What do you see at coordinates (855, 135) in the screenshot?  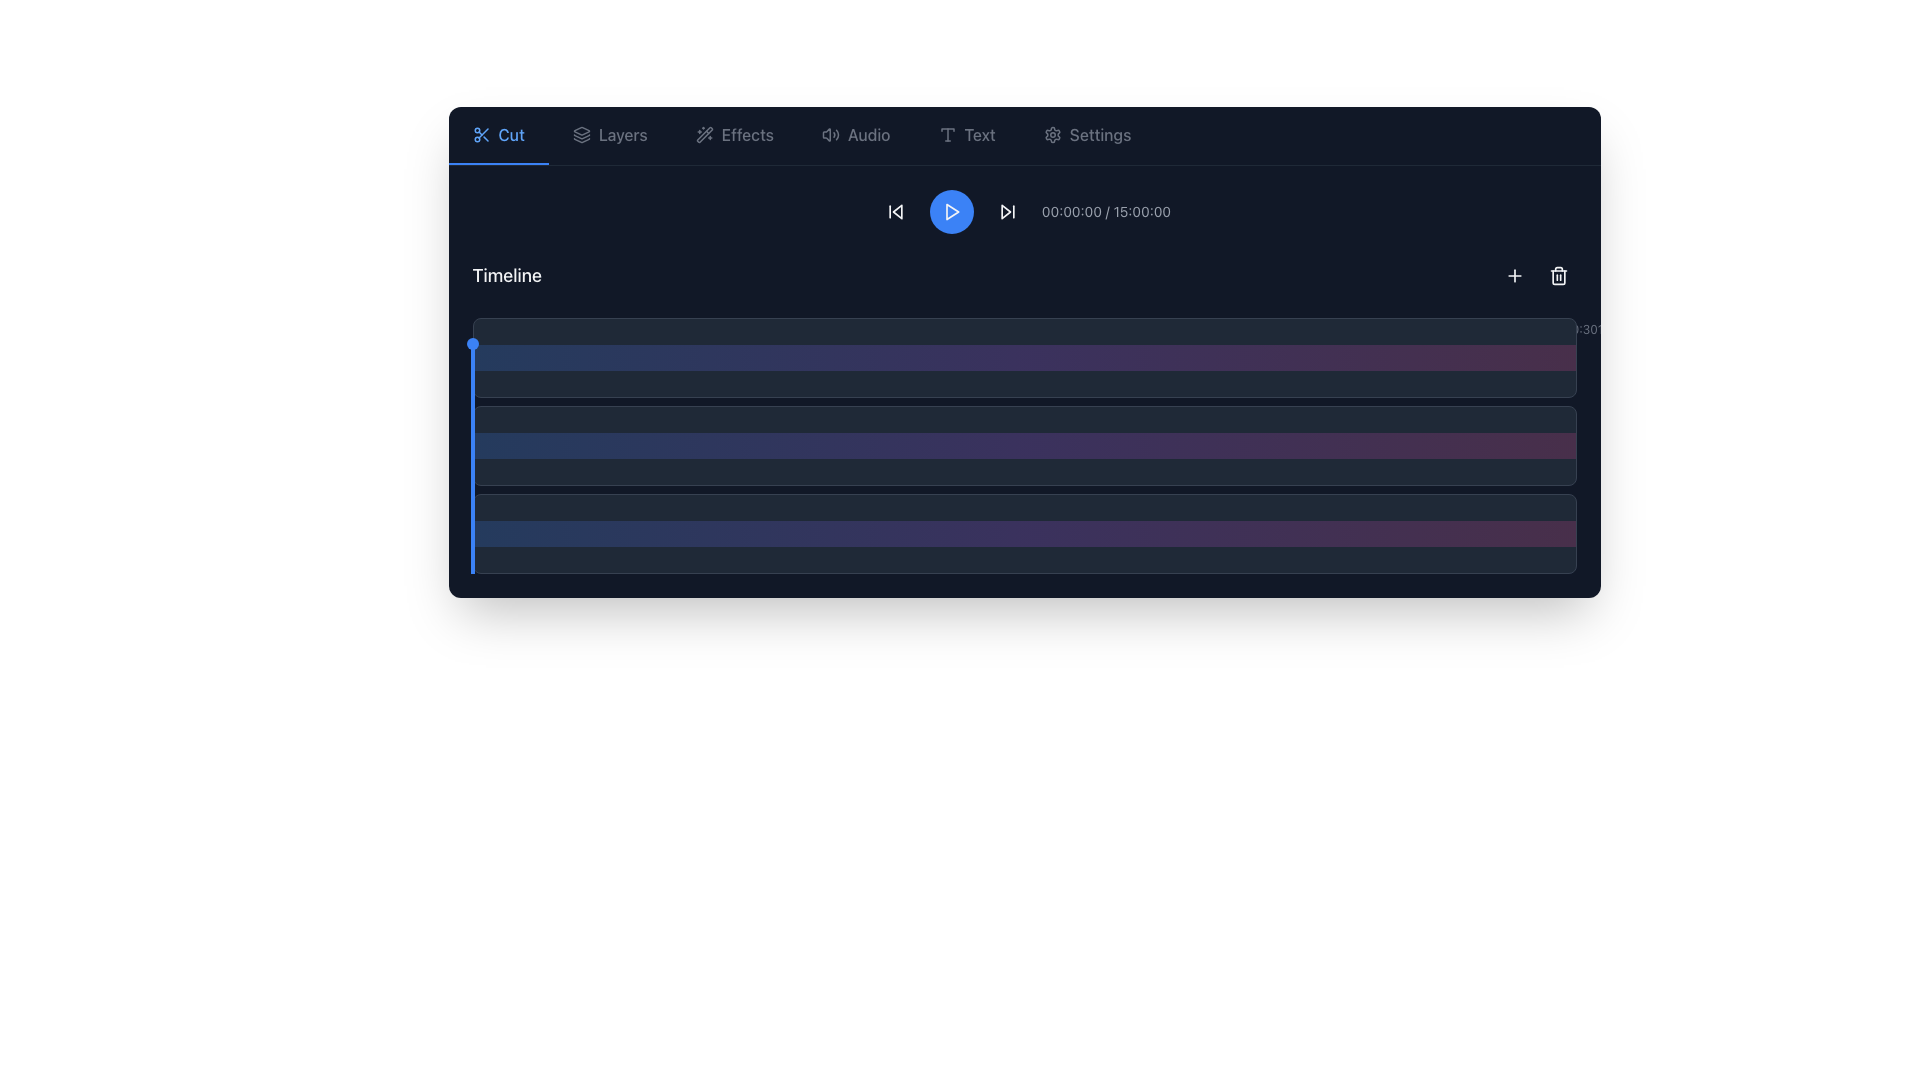 I see `the 'Audio' button located in the horizontal navigation menu at the top of the page` at bounding box center [855, 135].